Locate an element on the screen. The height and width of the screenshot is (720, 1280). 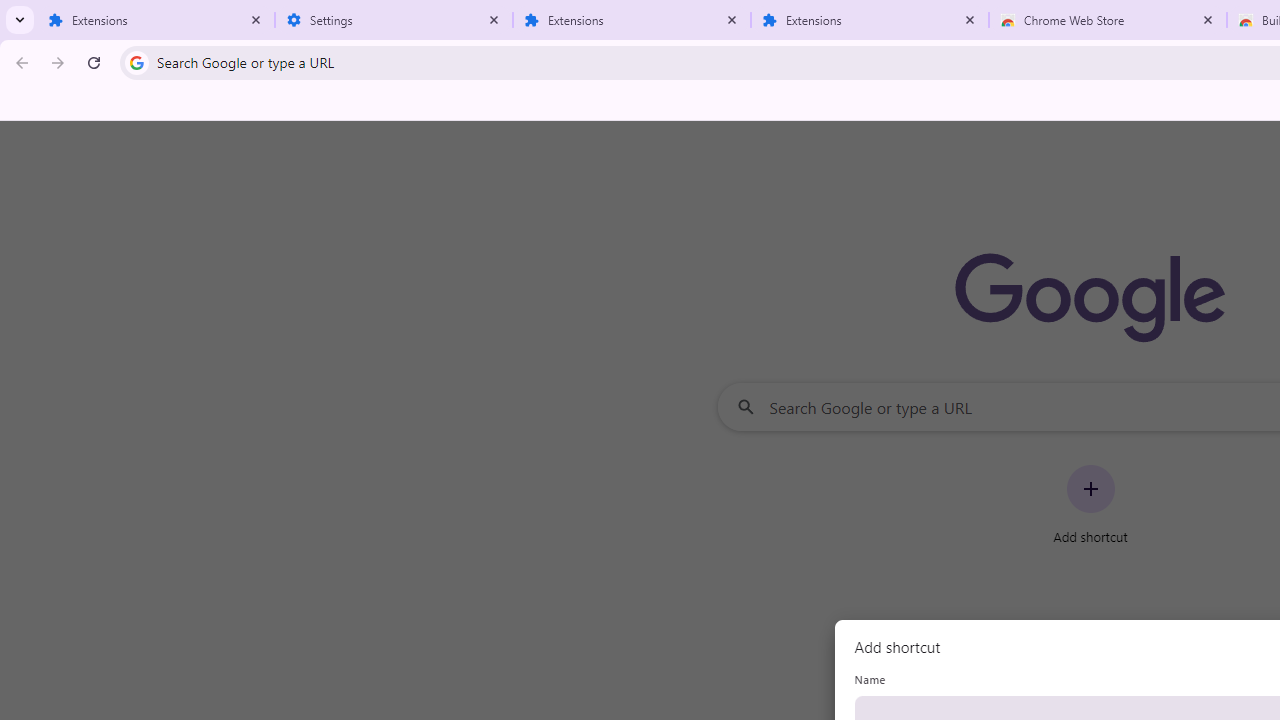
'Settings' is located at coordinates (394, 20).